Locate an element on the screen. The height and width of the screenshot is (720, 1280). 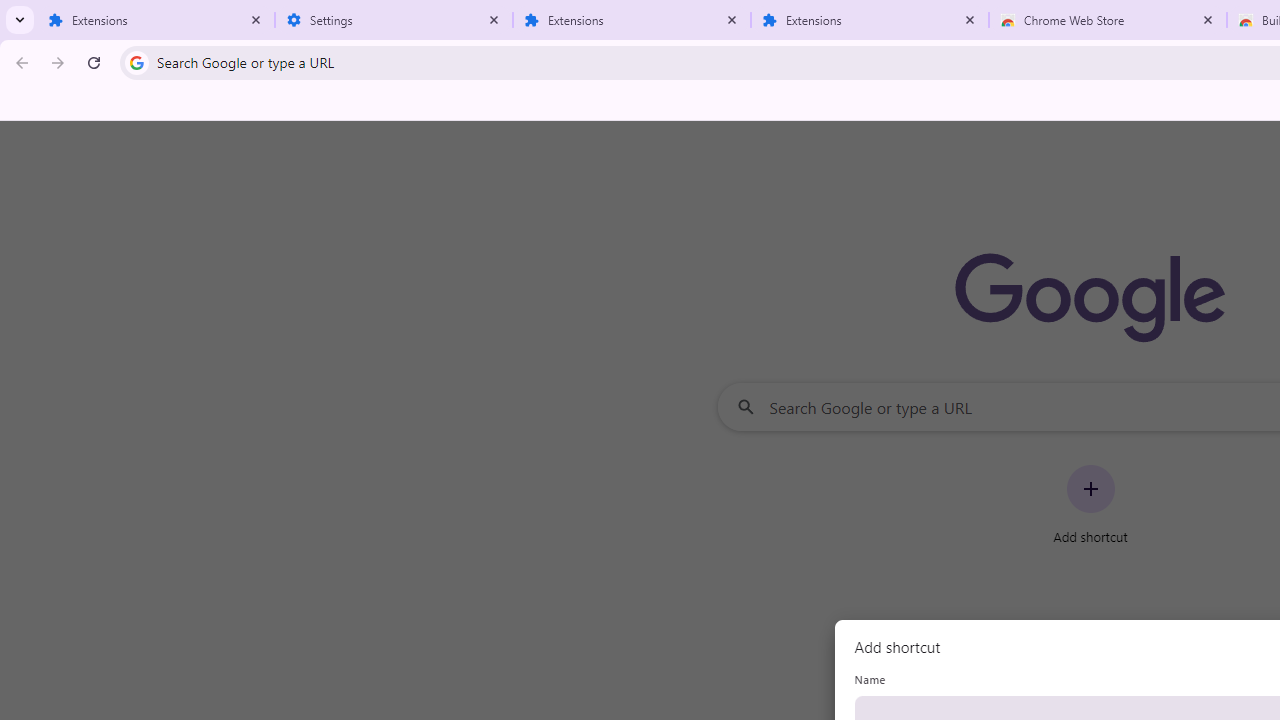
'Settings' is located at coordinates (394, 20).